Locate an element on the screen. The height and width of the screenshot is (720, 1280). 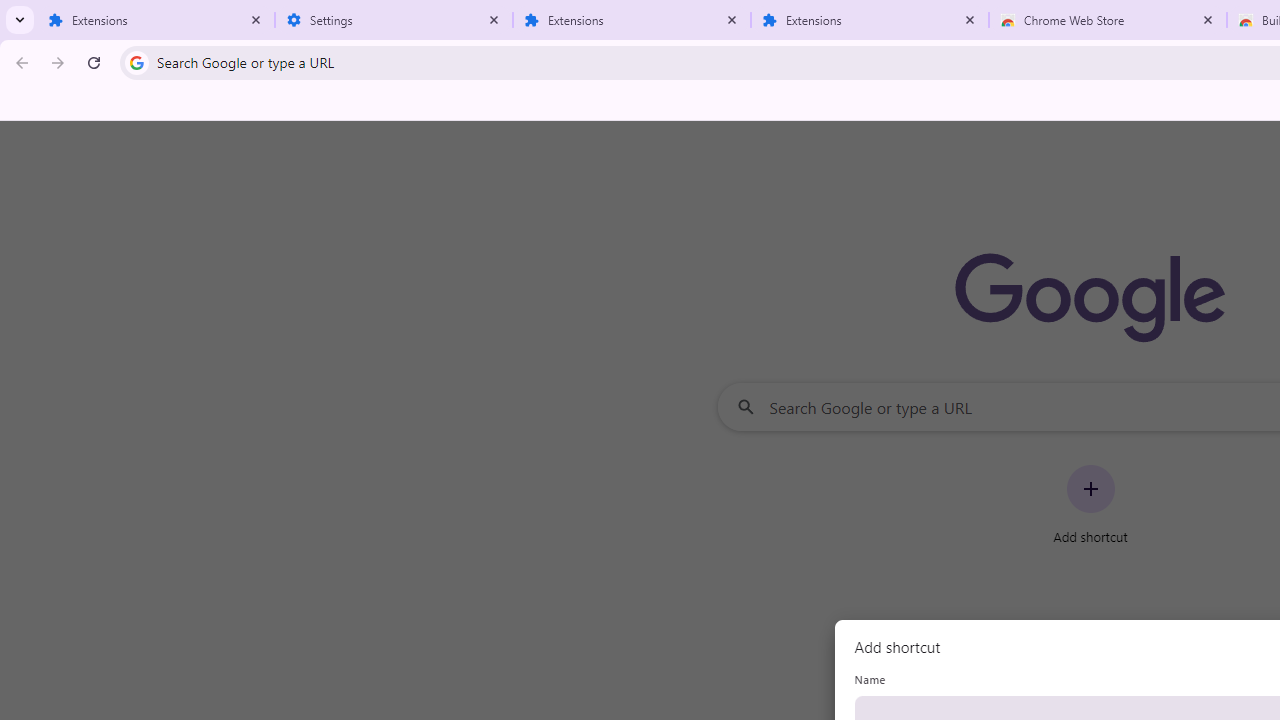
'Settings' is located at coordinates (394, 20).